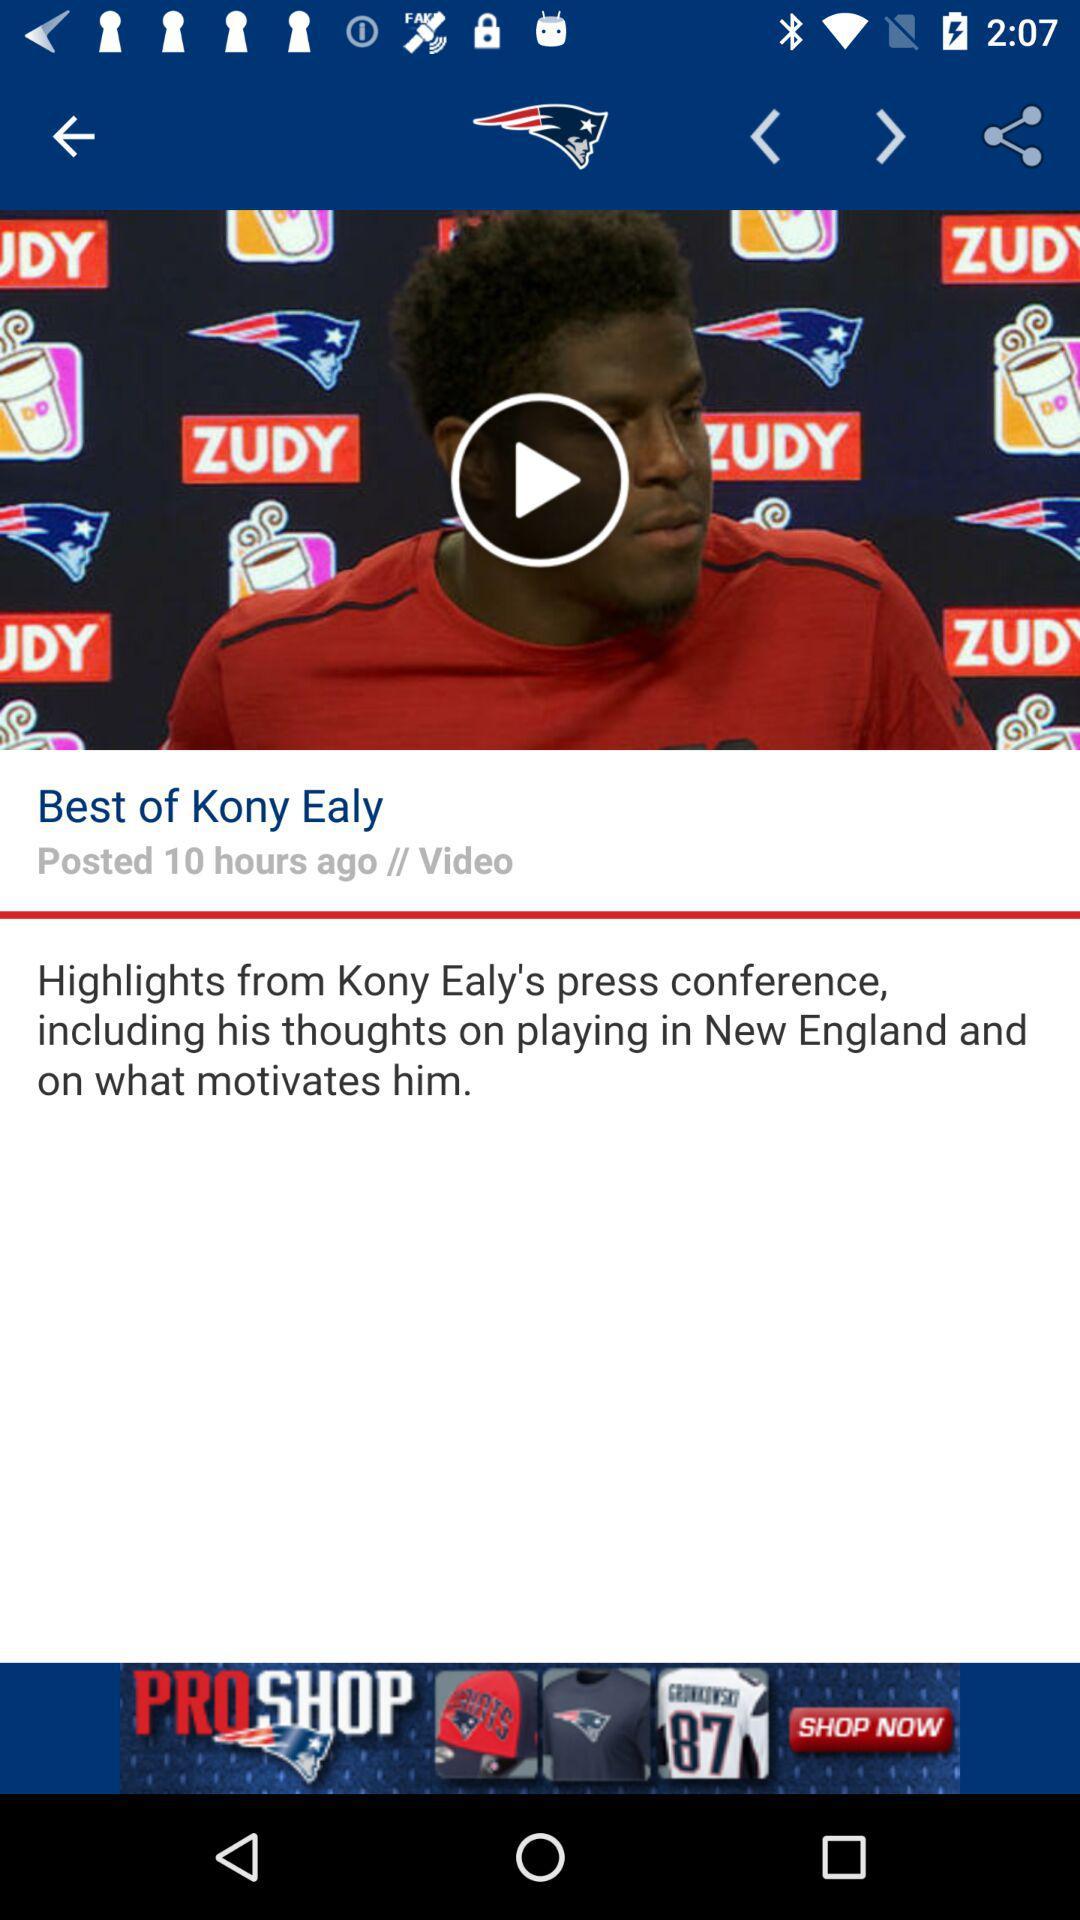 This screenshot has width=1080, height=1920. Describe the element at coordinates (540, 1727) in the screenshot. I see `the pro shop` at that location.